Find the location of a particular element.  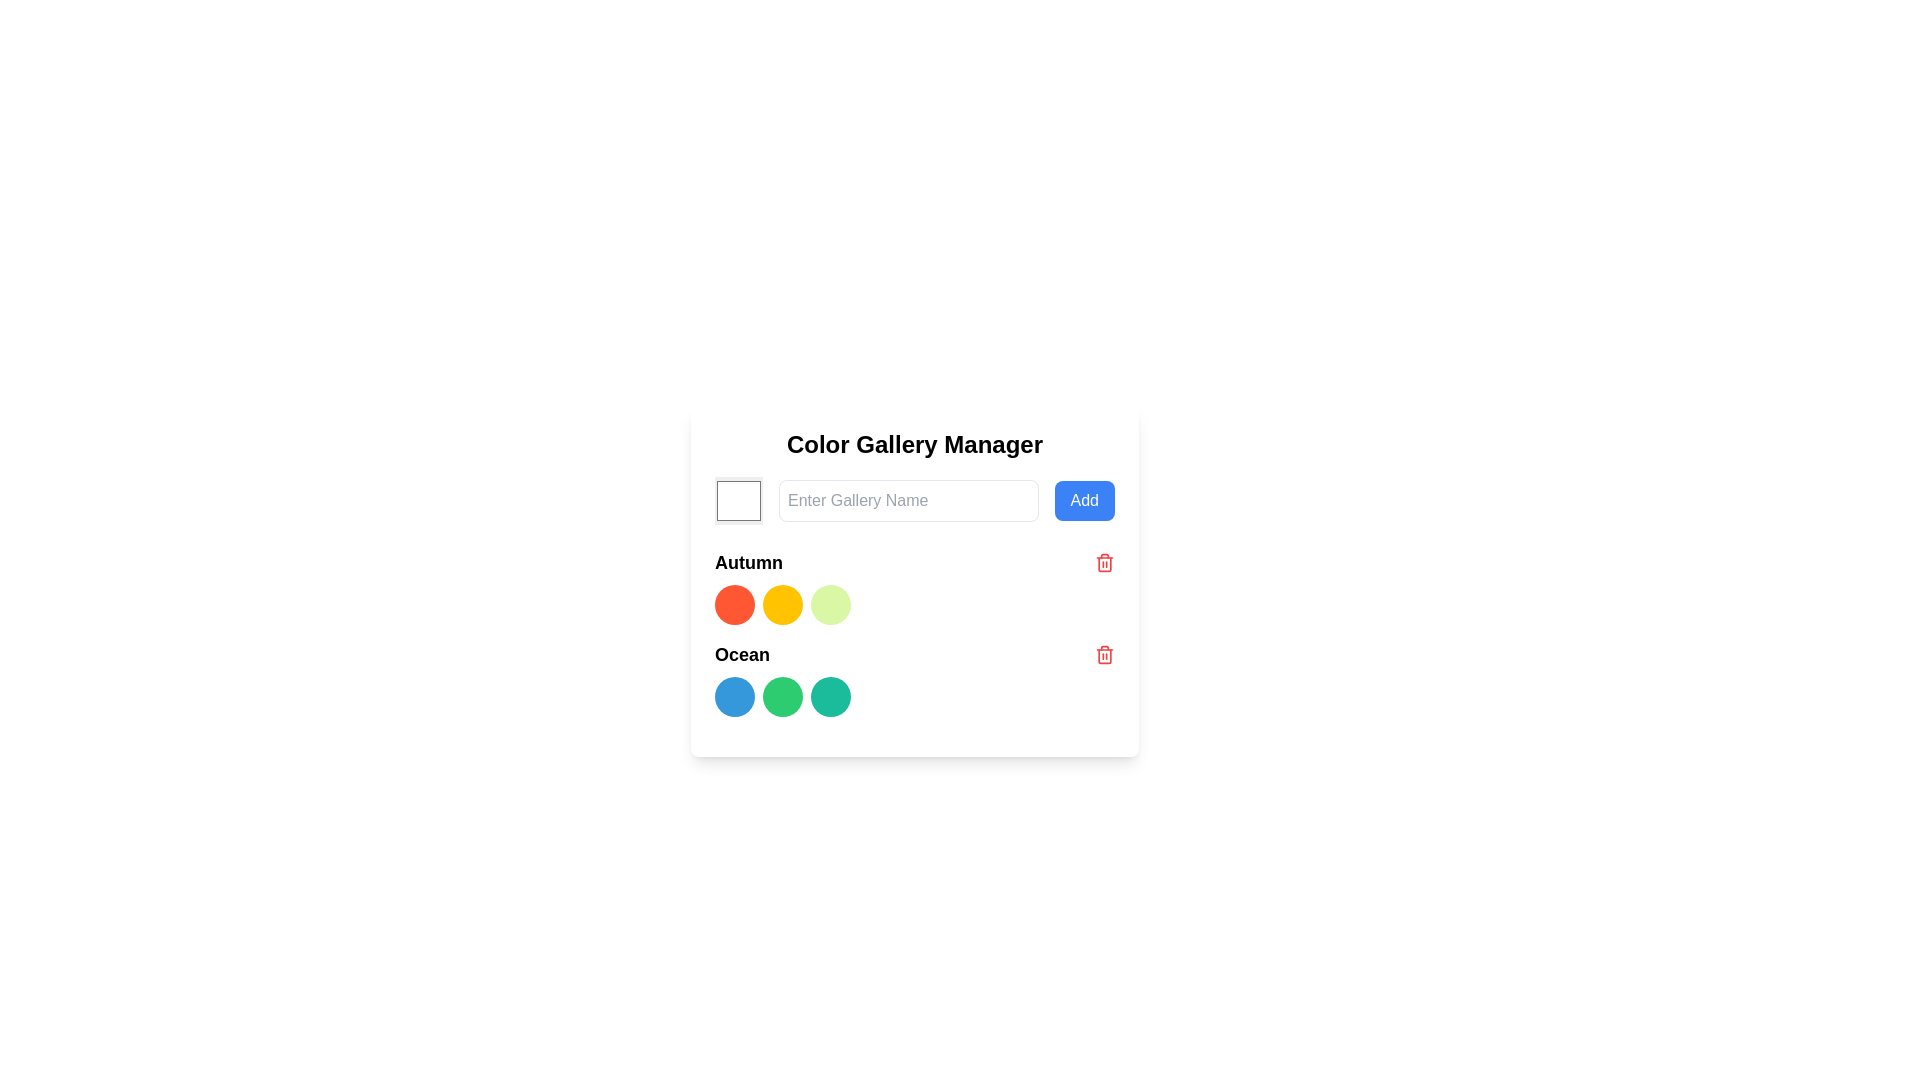

the delete button icon located at the top-right corner of the 'Ocean' card is located at coordinates (1103, 655).